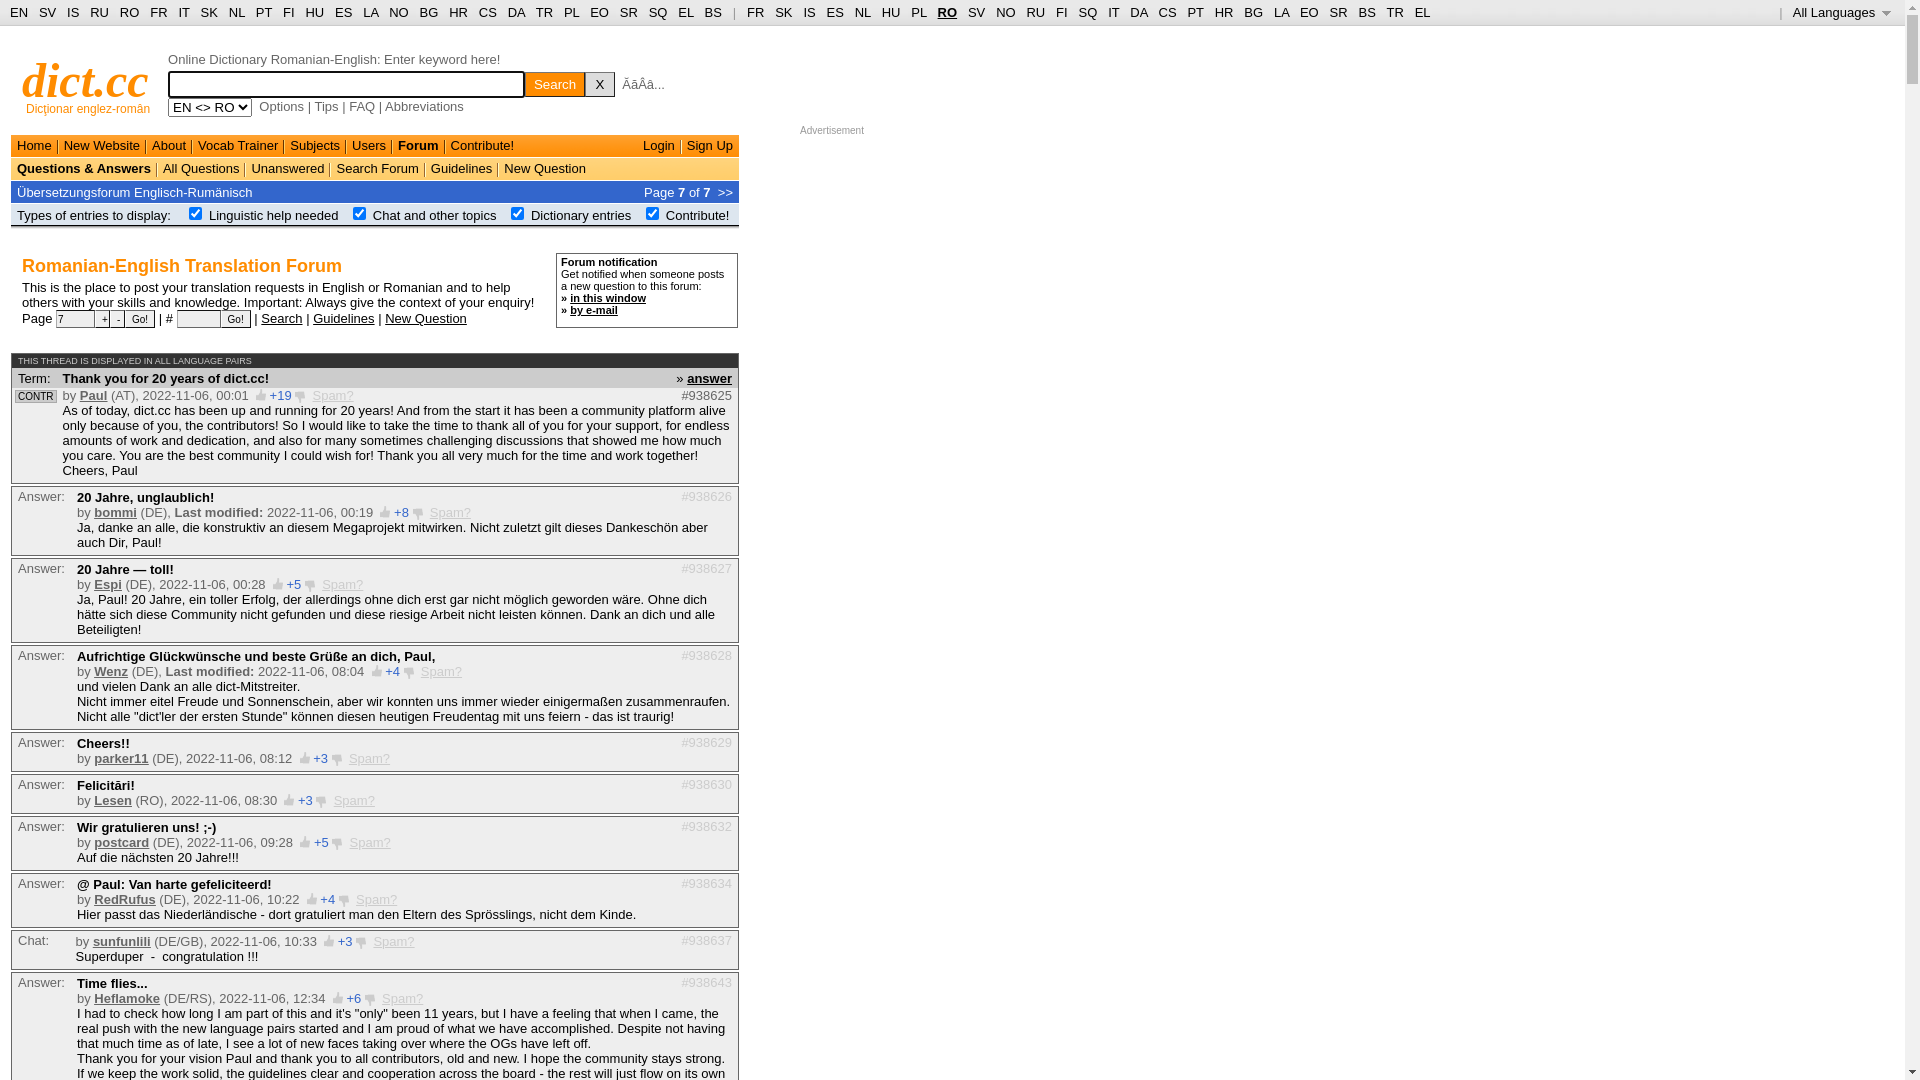 This screenshot has width=1920, height=1080. Describe the element at coordinates (681, 741) in the screenshot. I see `'#938629'` at that location.